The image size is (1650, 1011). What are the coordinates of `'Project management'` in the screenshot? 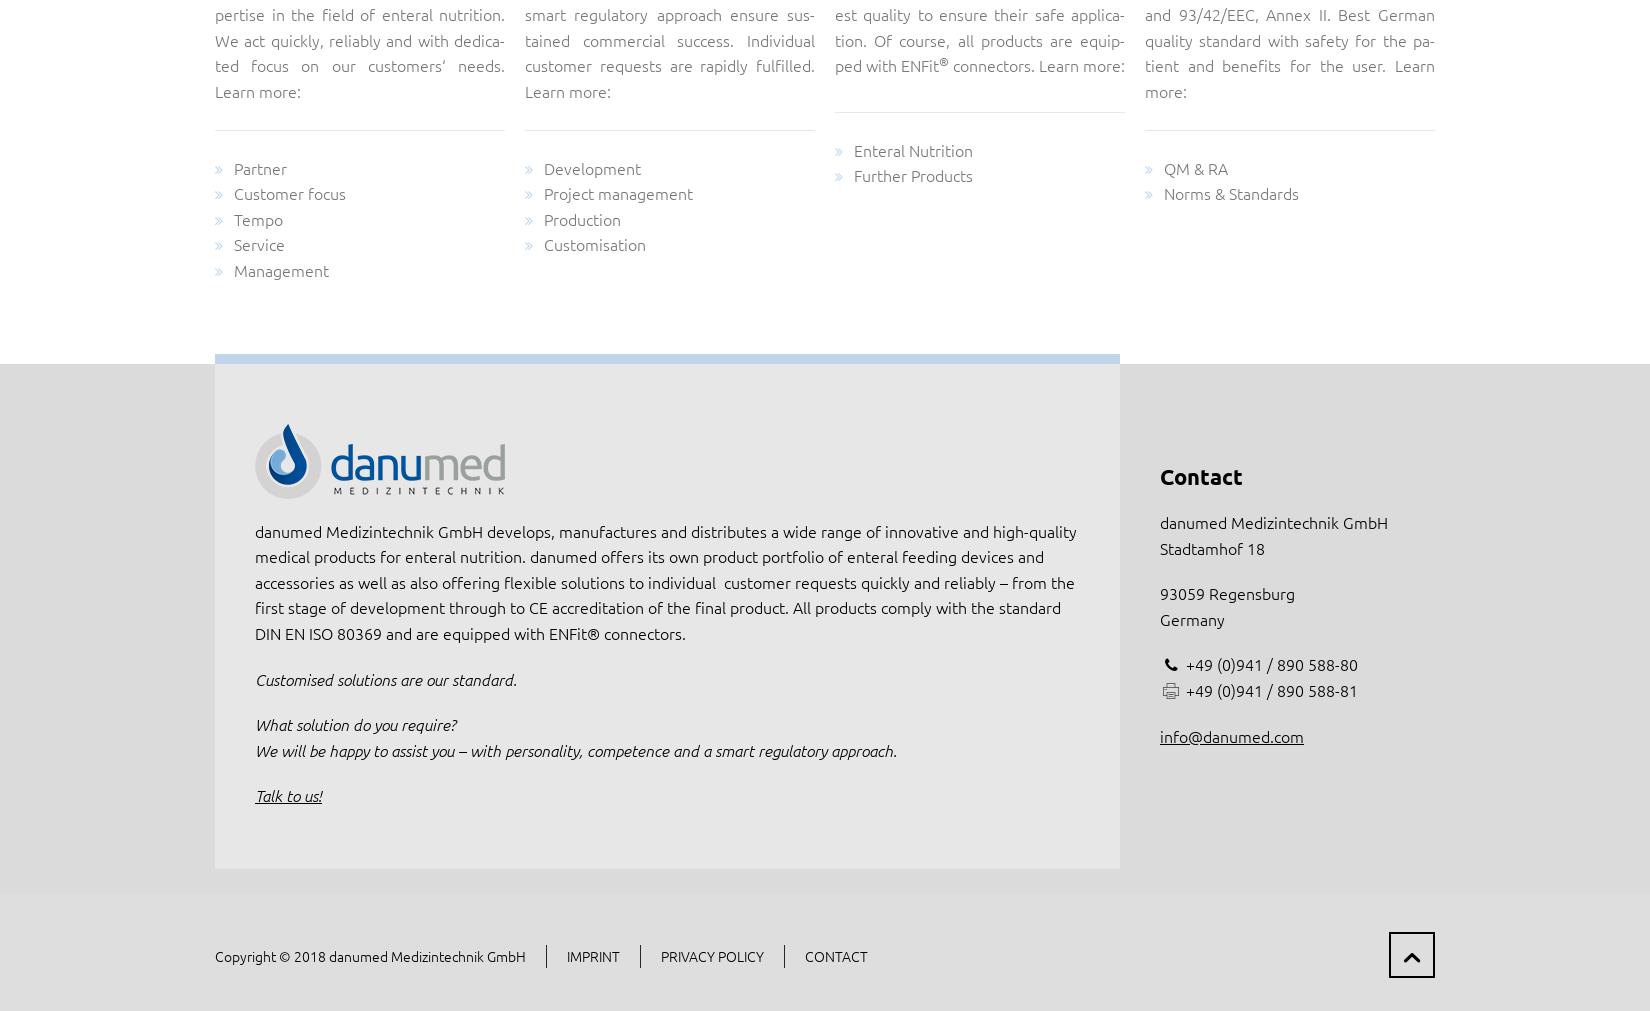 It's located at (617, 192).